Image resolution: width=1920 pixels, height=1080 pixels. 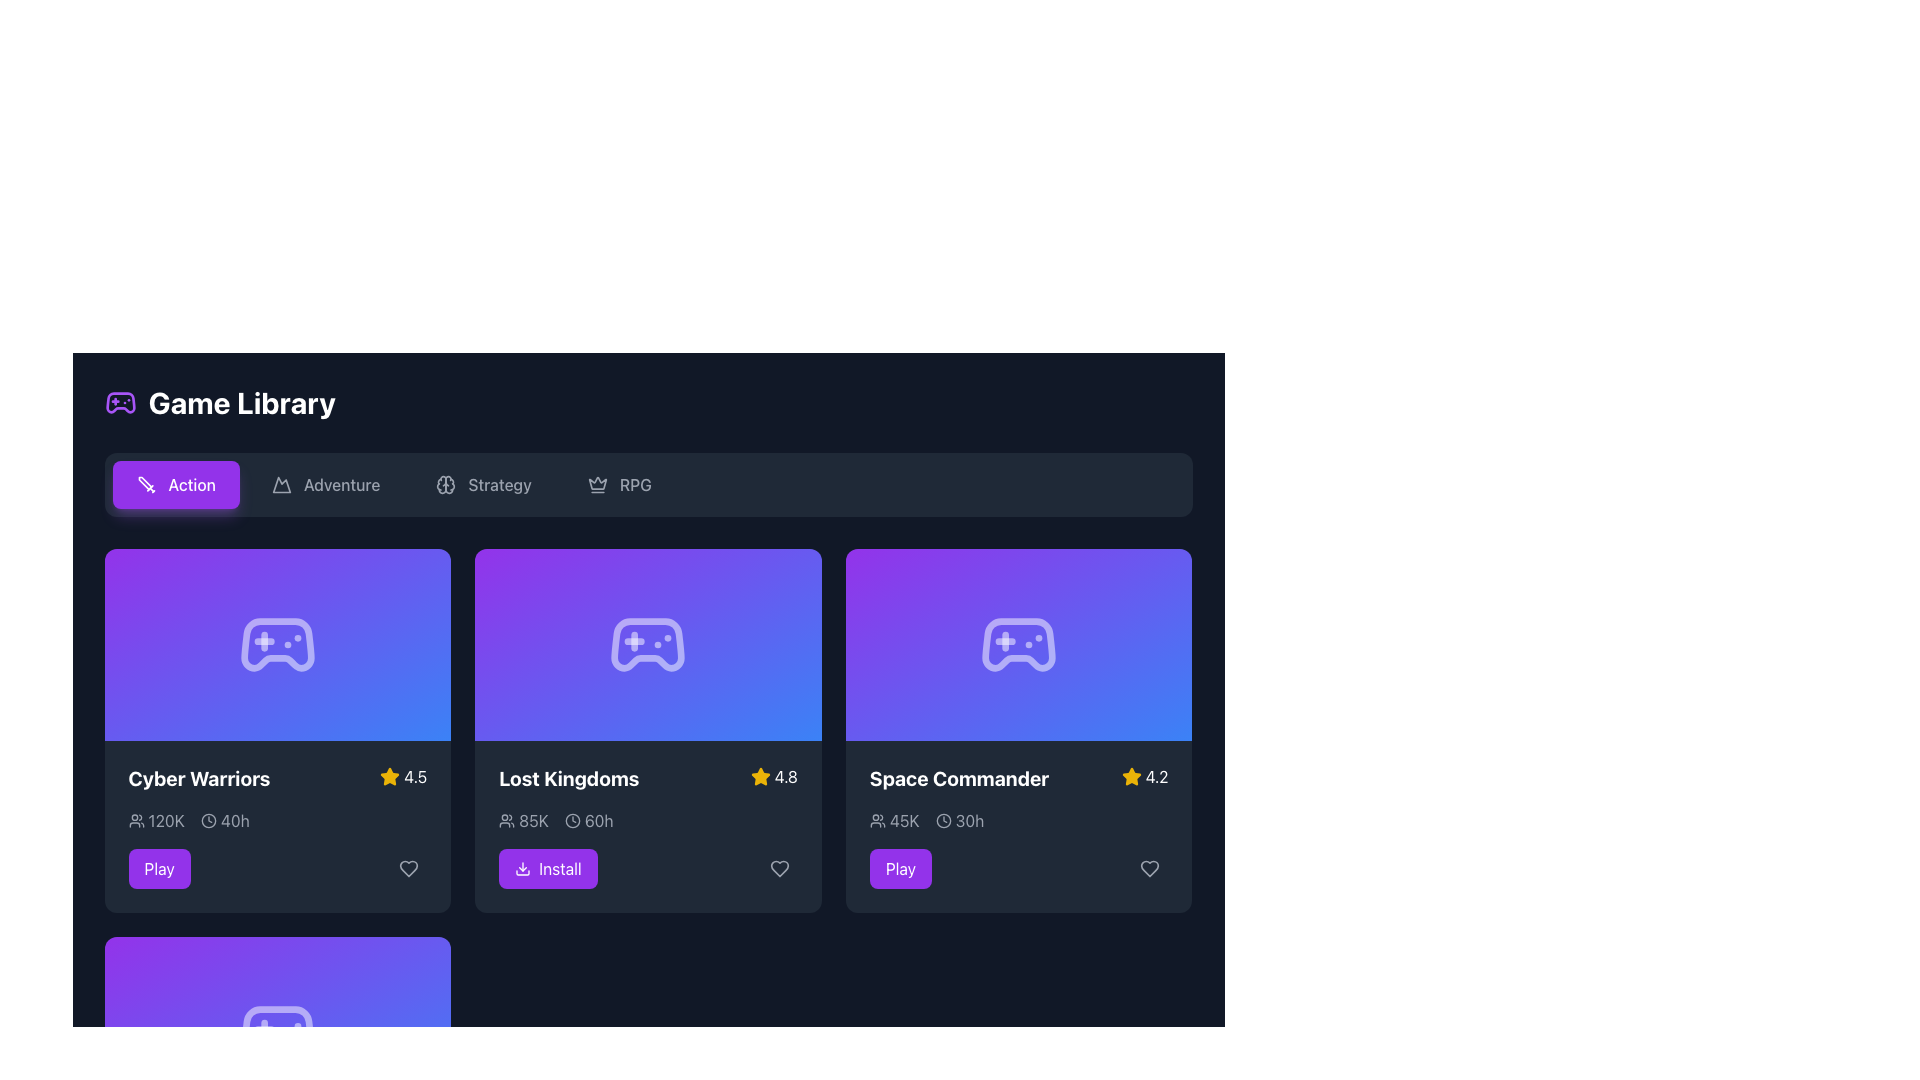 I want to click on the heart icon in the bottom right corner of the 'Space Commander' game card, so click(x=1150, y=867).